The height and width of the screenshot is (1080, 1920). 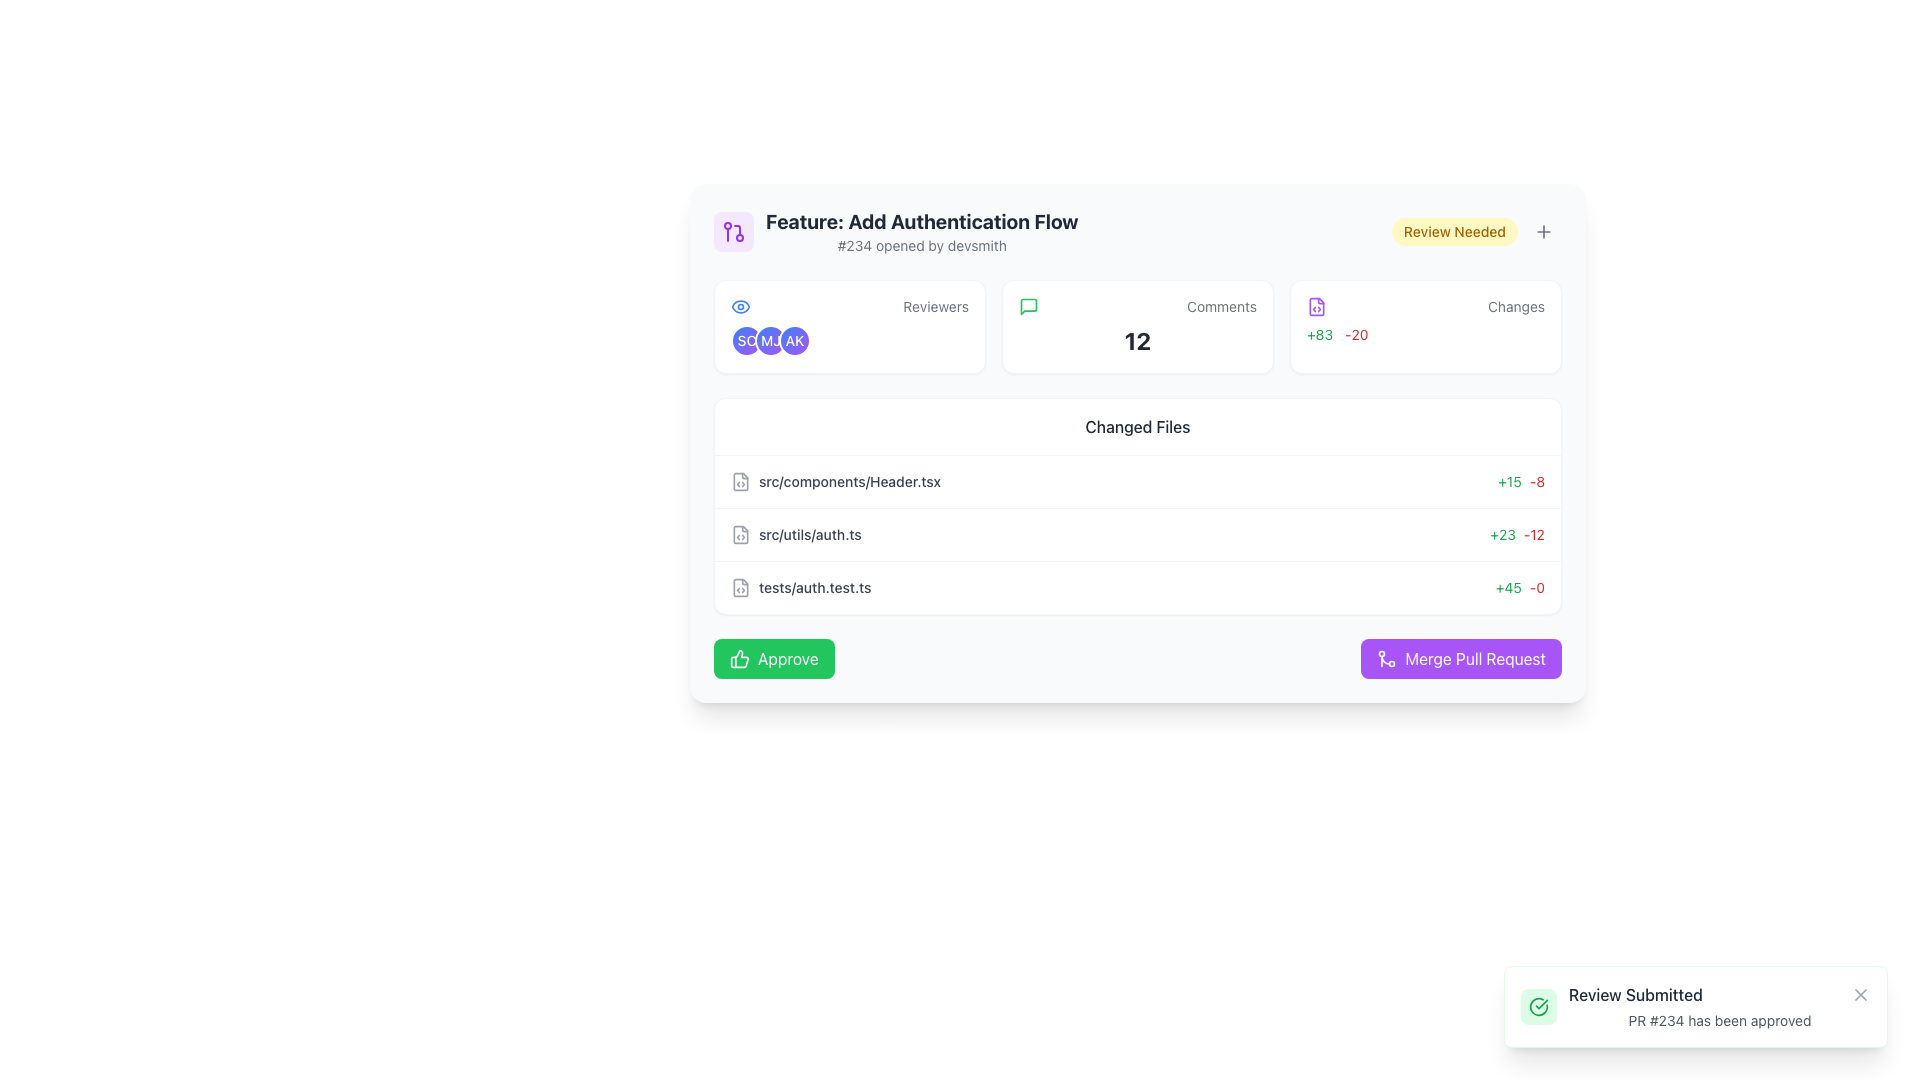 I want to click on the icon representing a pull request located at the top-left corner of the 'Feature: Add Authentication Flow' section, adjacent to the text 'Feature: Add Authentication Flow.', so click(x=733, y=230).